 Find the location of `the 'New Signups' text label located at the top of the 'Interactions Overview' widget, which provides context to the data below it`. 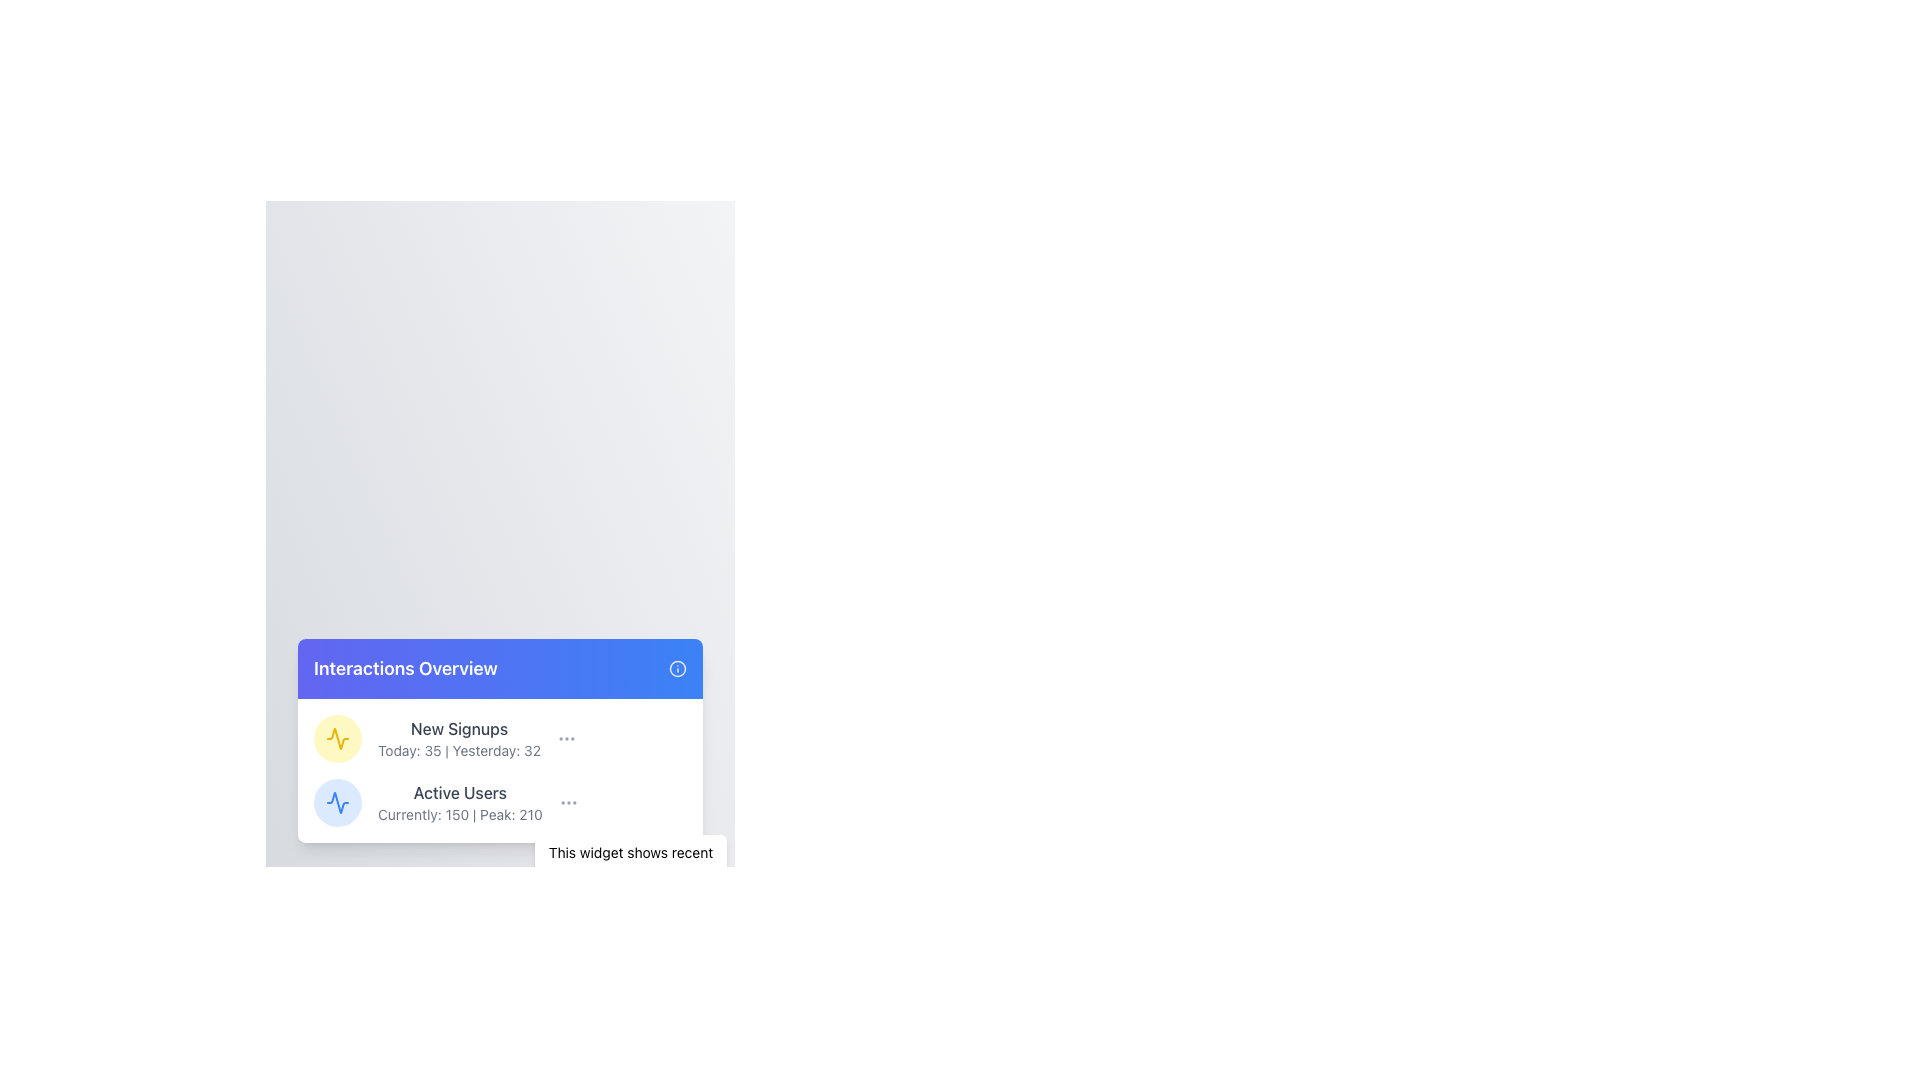

the 'New Signups' text label located at the top of the 'Interactions Overview' widget, which provides context to the data below it is located at coordinates (458, 729).